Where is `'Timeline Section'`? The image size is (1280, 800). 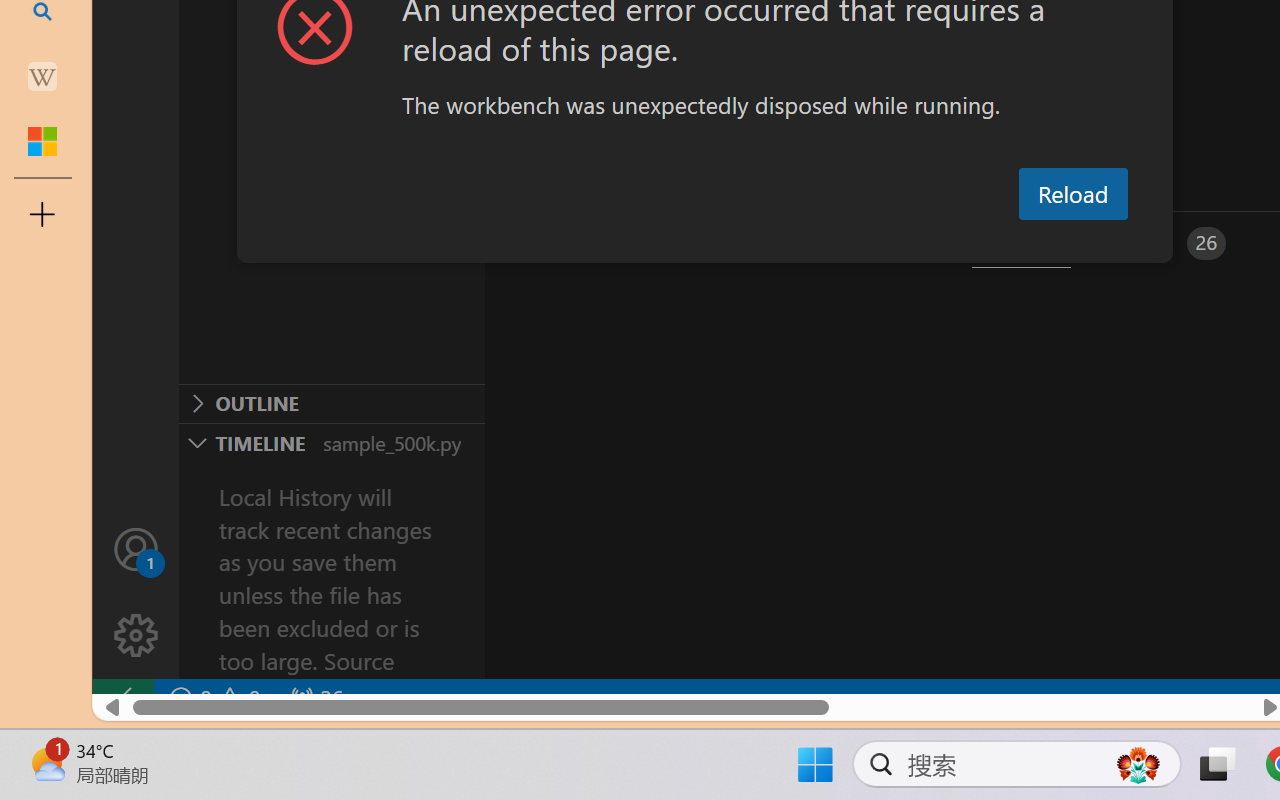 'Timeline Section' is located at coordinates (331, 441).